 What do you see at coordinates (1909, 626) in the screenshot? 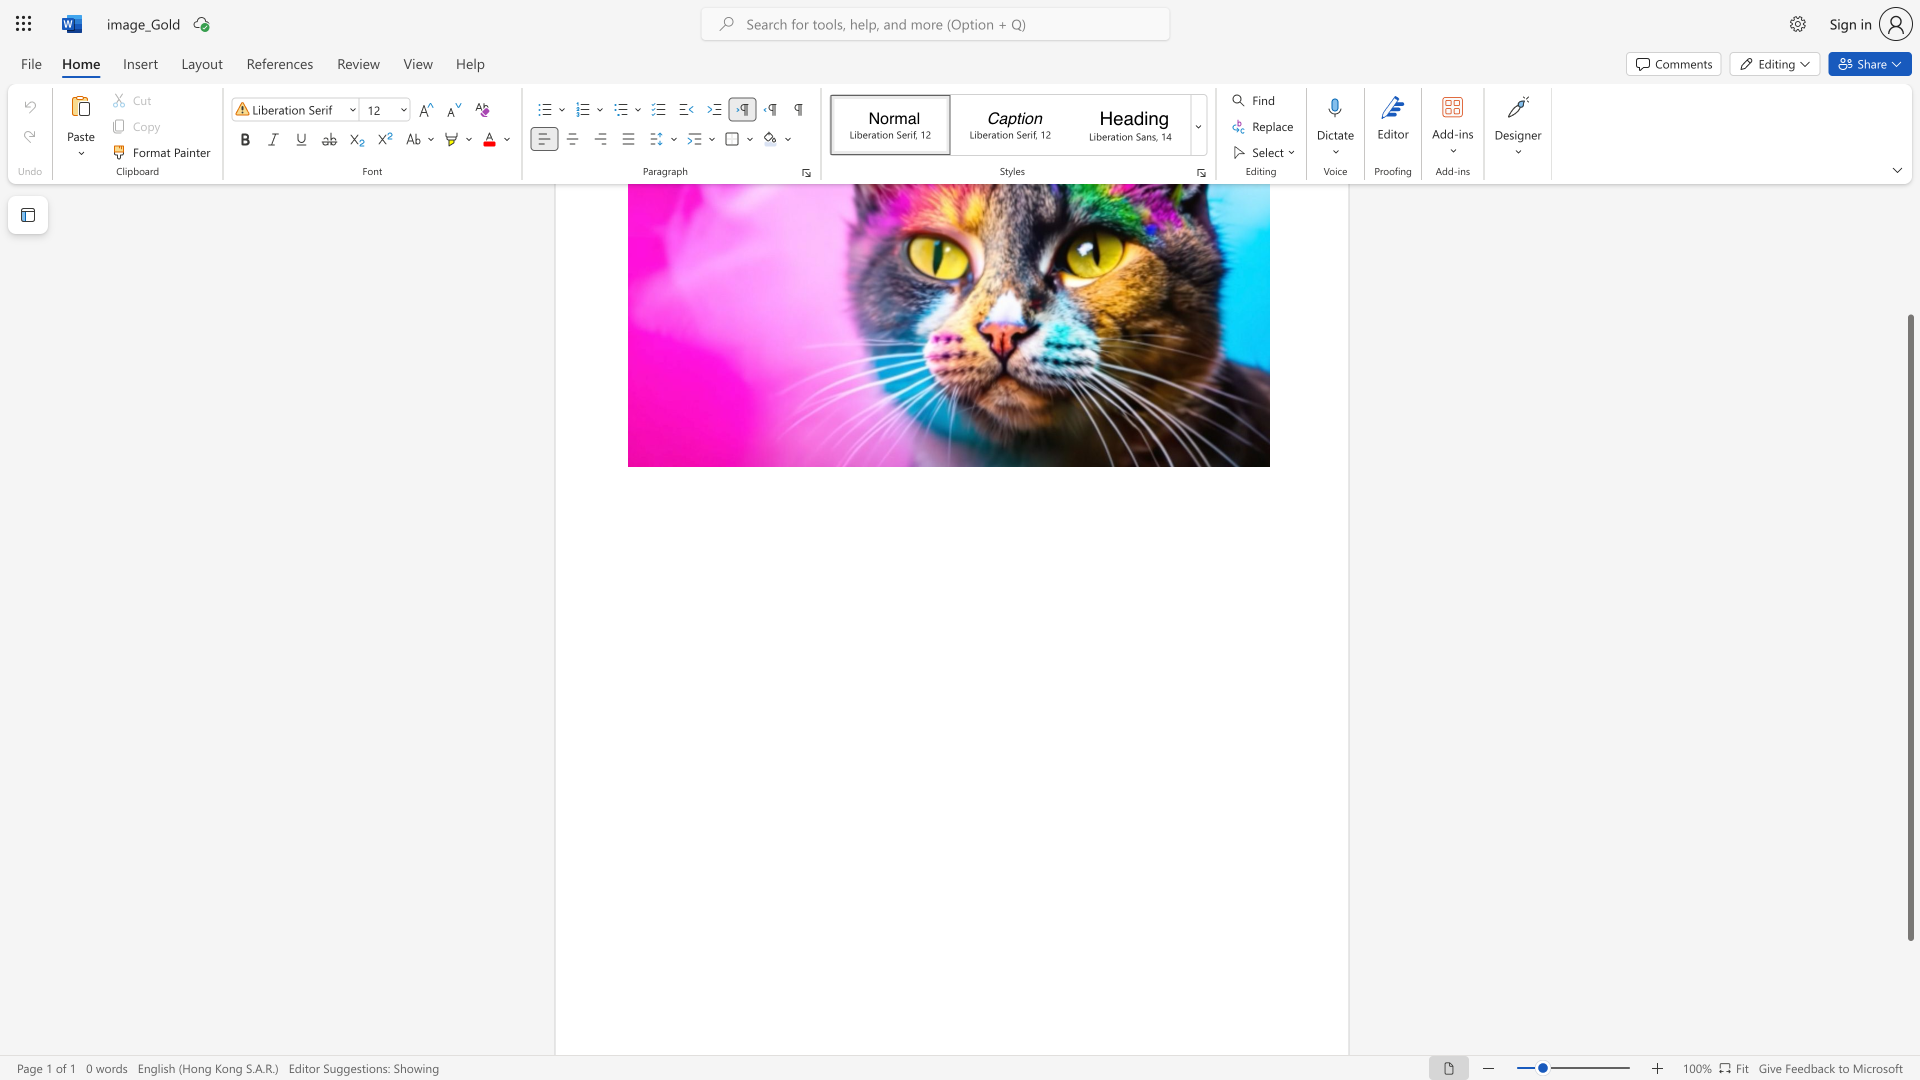
I see `the scrollbar and move up 60 pixels` at bounding box center [1909, 626].